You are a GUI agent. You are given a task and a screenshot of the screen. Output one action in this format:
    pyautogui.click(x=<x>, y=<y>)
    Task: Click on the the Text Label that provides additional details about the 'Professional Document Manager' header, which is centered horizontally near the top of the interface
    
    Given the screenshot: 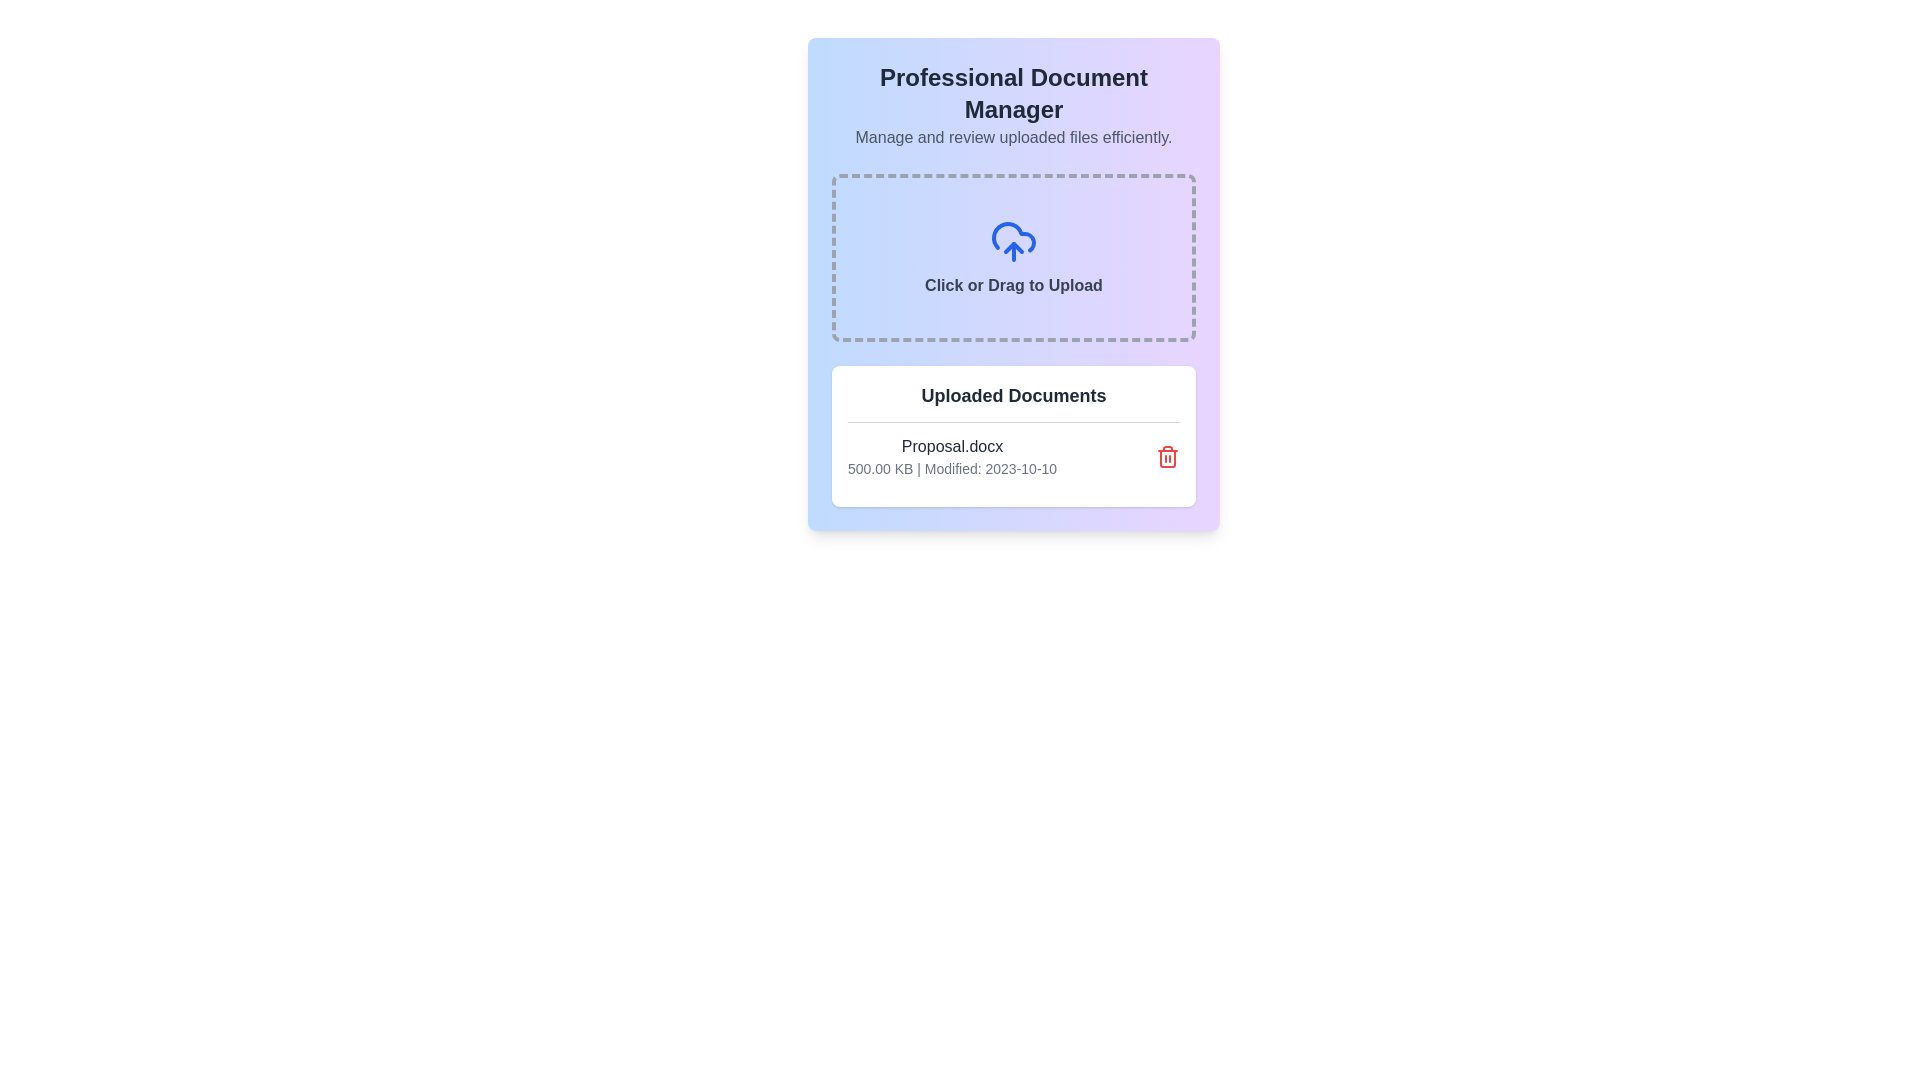 What is the action you would take?
    pyautogui.click(x=1013, y=137)
    